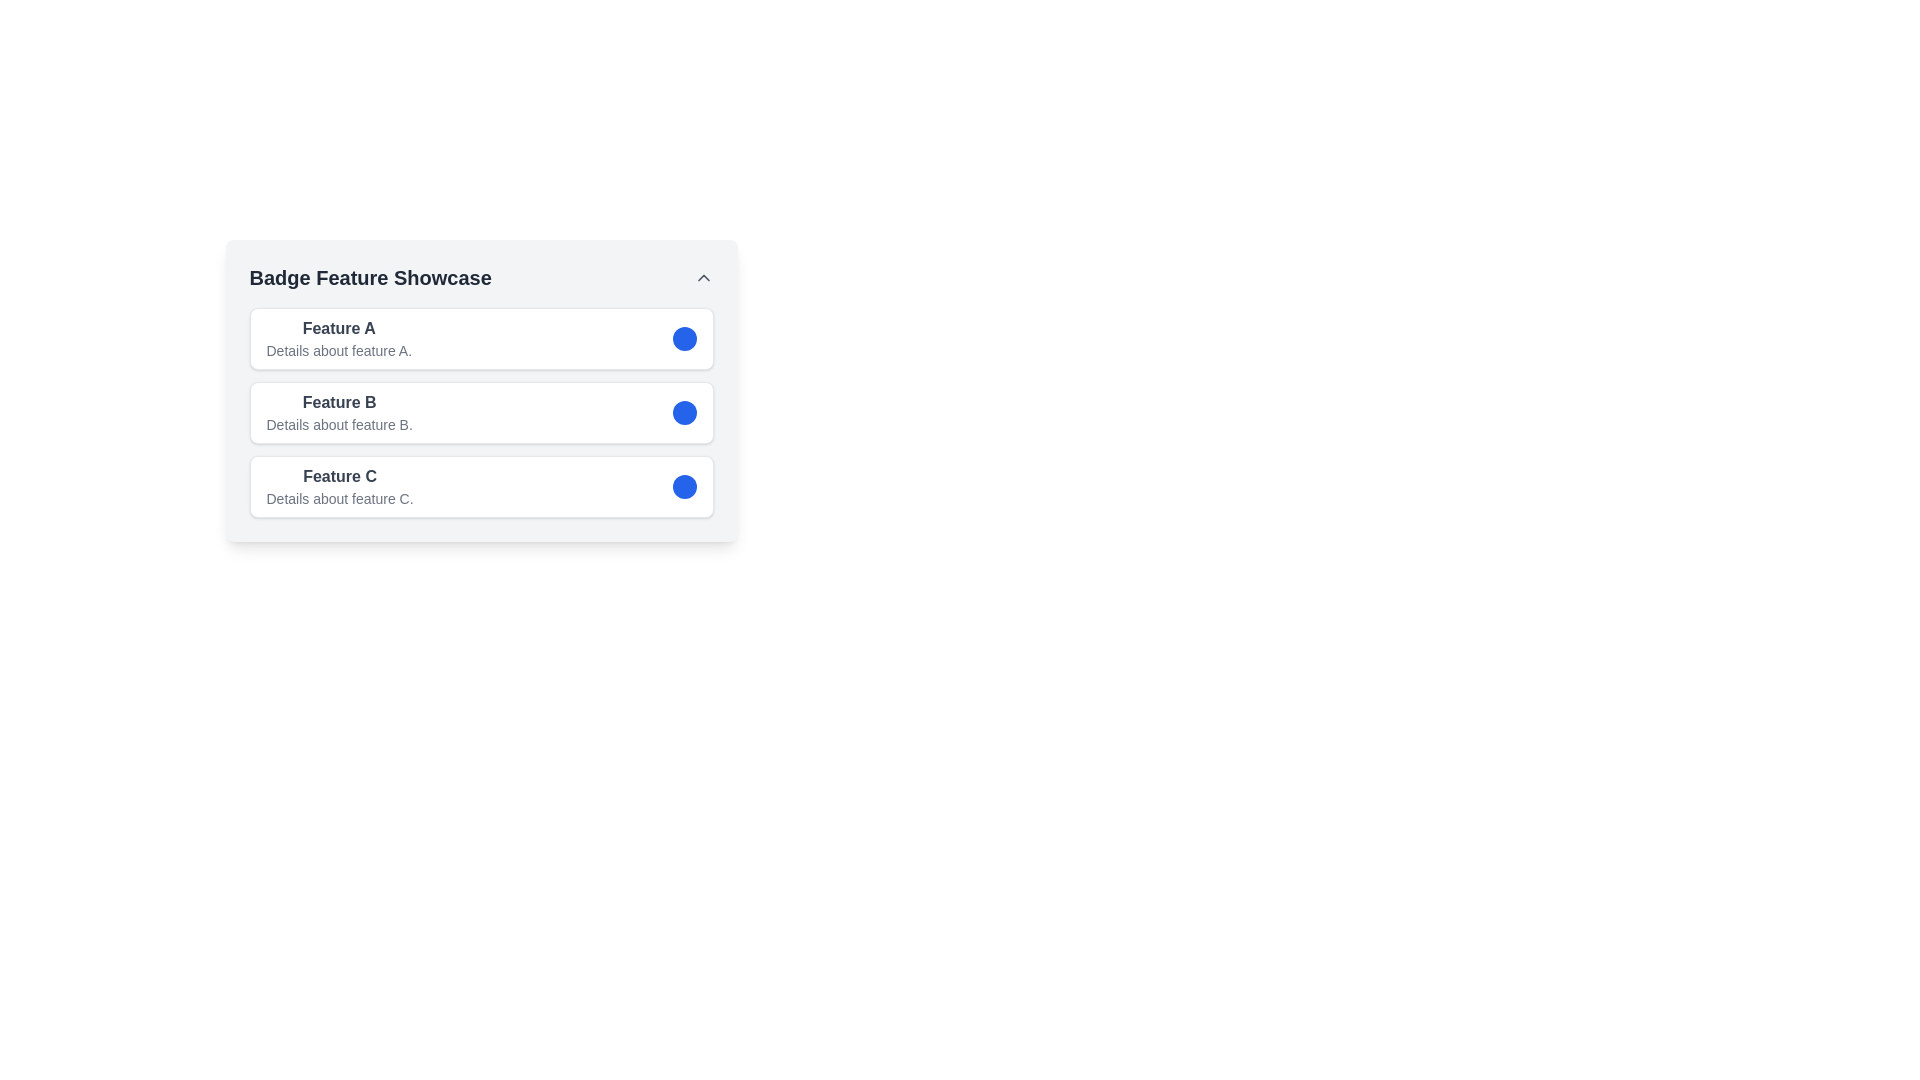 Image resolution: width=1920 pixels, height=1080 pixels. I want to click on the Indicator badge indicating the active state of 'Feature C' located in the third row of the 'Badge Feature Showcase' list, so click(684, 486).